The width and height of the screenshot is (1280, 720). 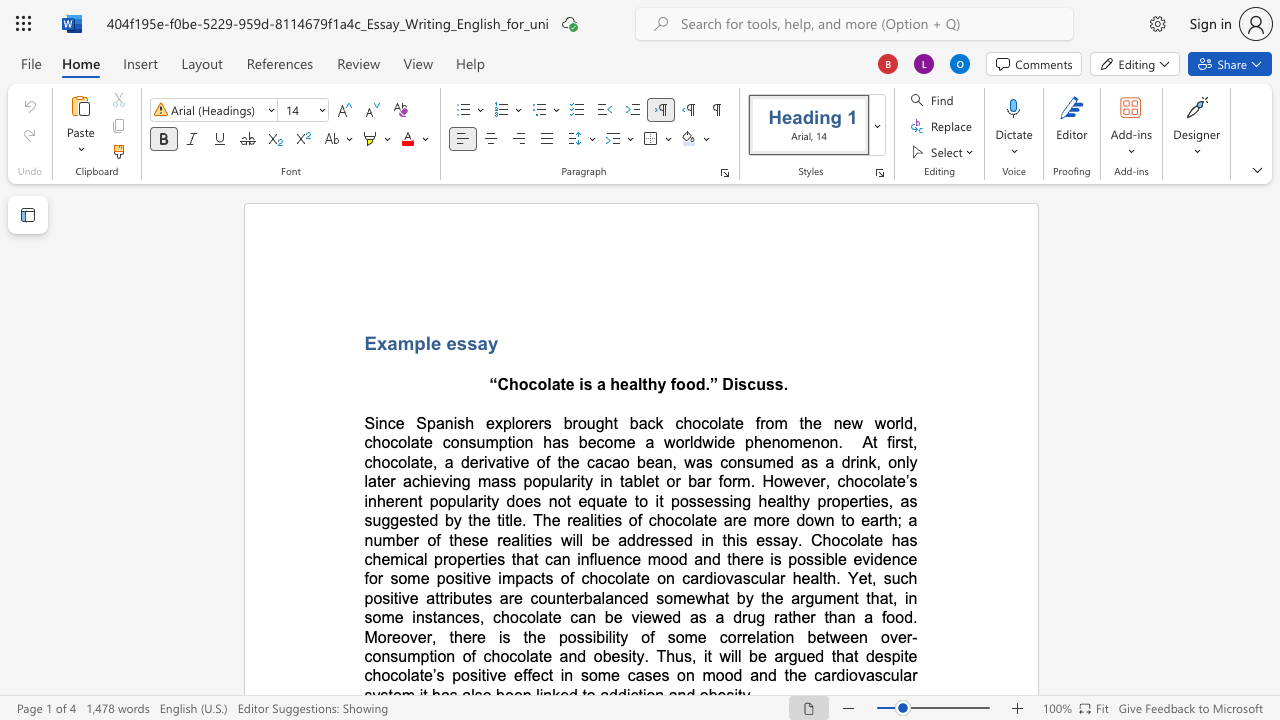 I want to click on the space between the continuous character "o" and "u" in the text, so click(x=585, y=422).